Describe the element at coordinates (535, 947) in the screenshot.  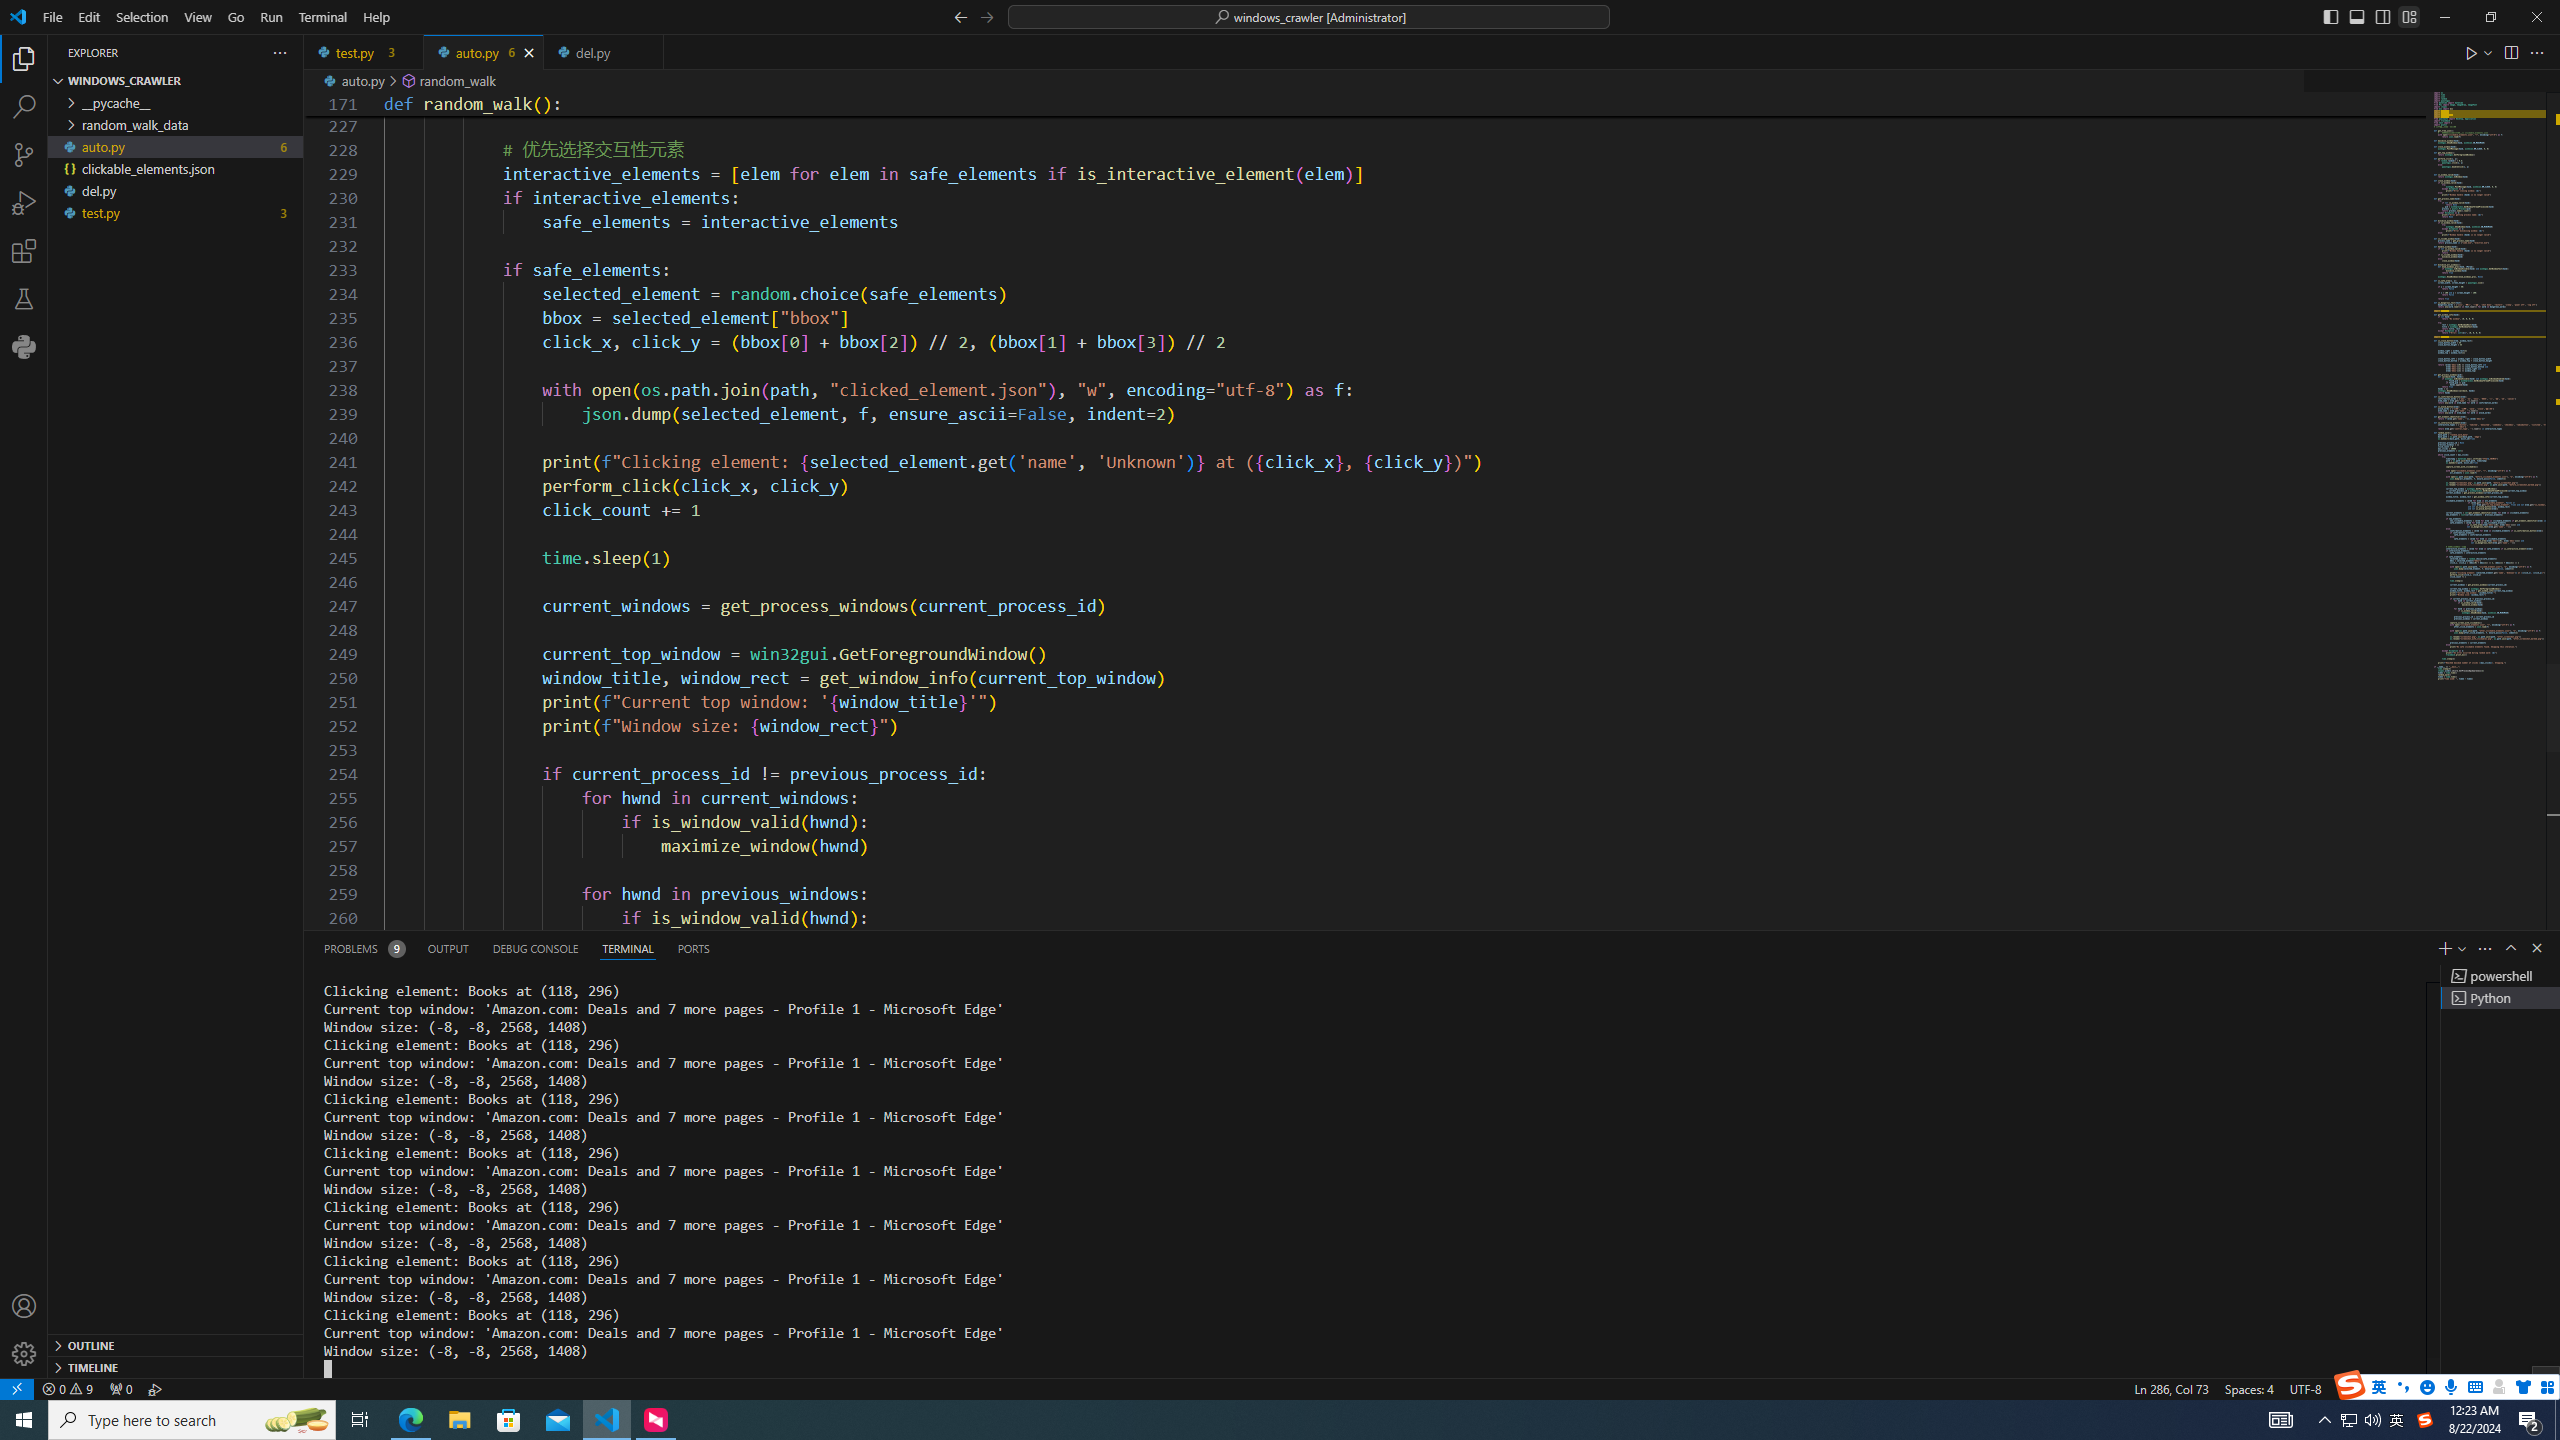
I see `'Debug Console (Ctrl+Shift+Y)'` at that location.